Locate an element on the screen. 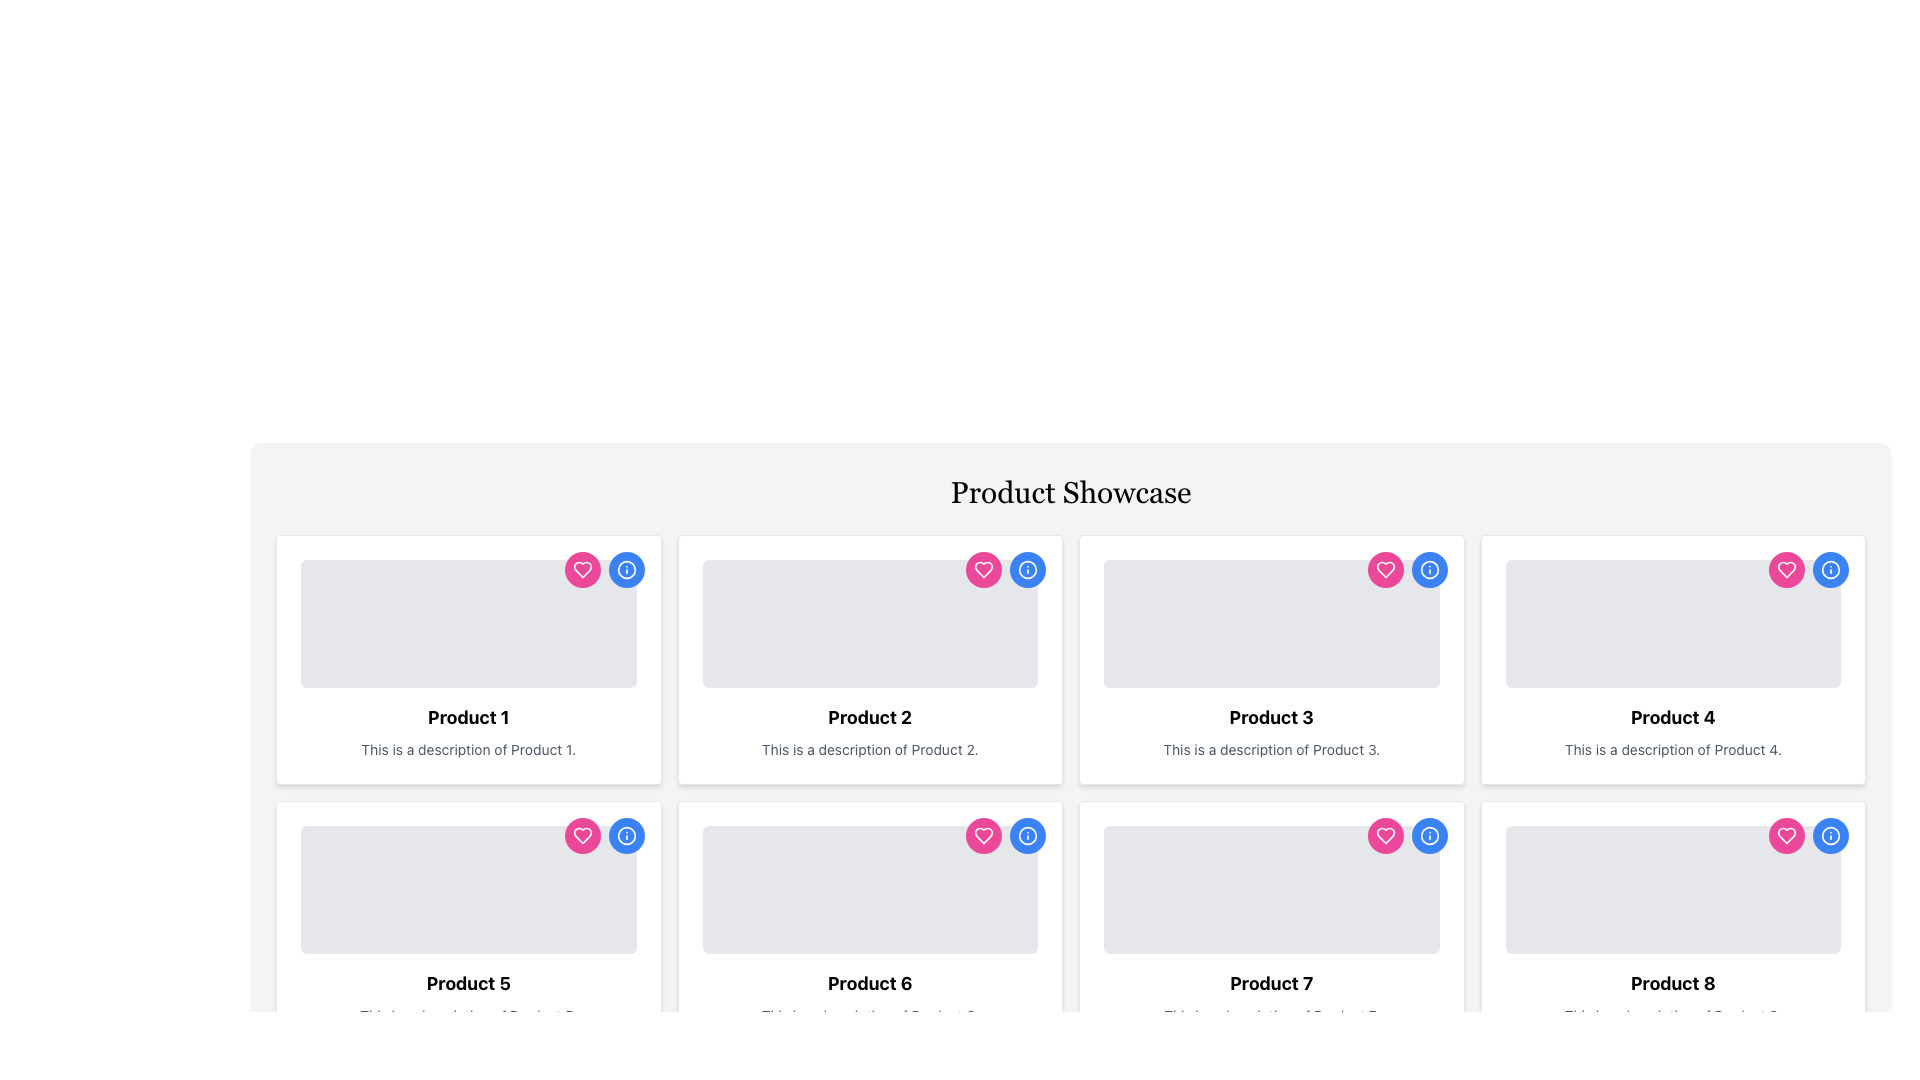  the informational button with an icon located at the top-right corner of the 'Product 6' card is located at coordinates (1006, 836).